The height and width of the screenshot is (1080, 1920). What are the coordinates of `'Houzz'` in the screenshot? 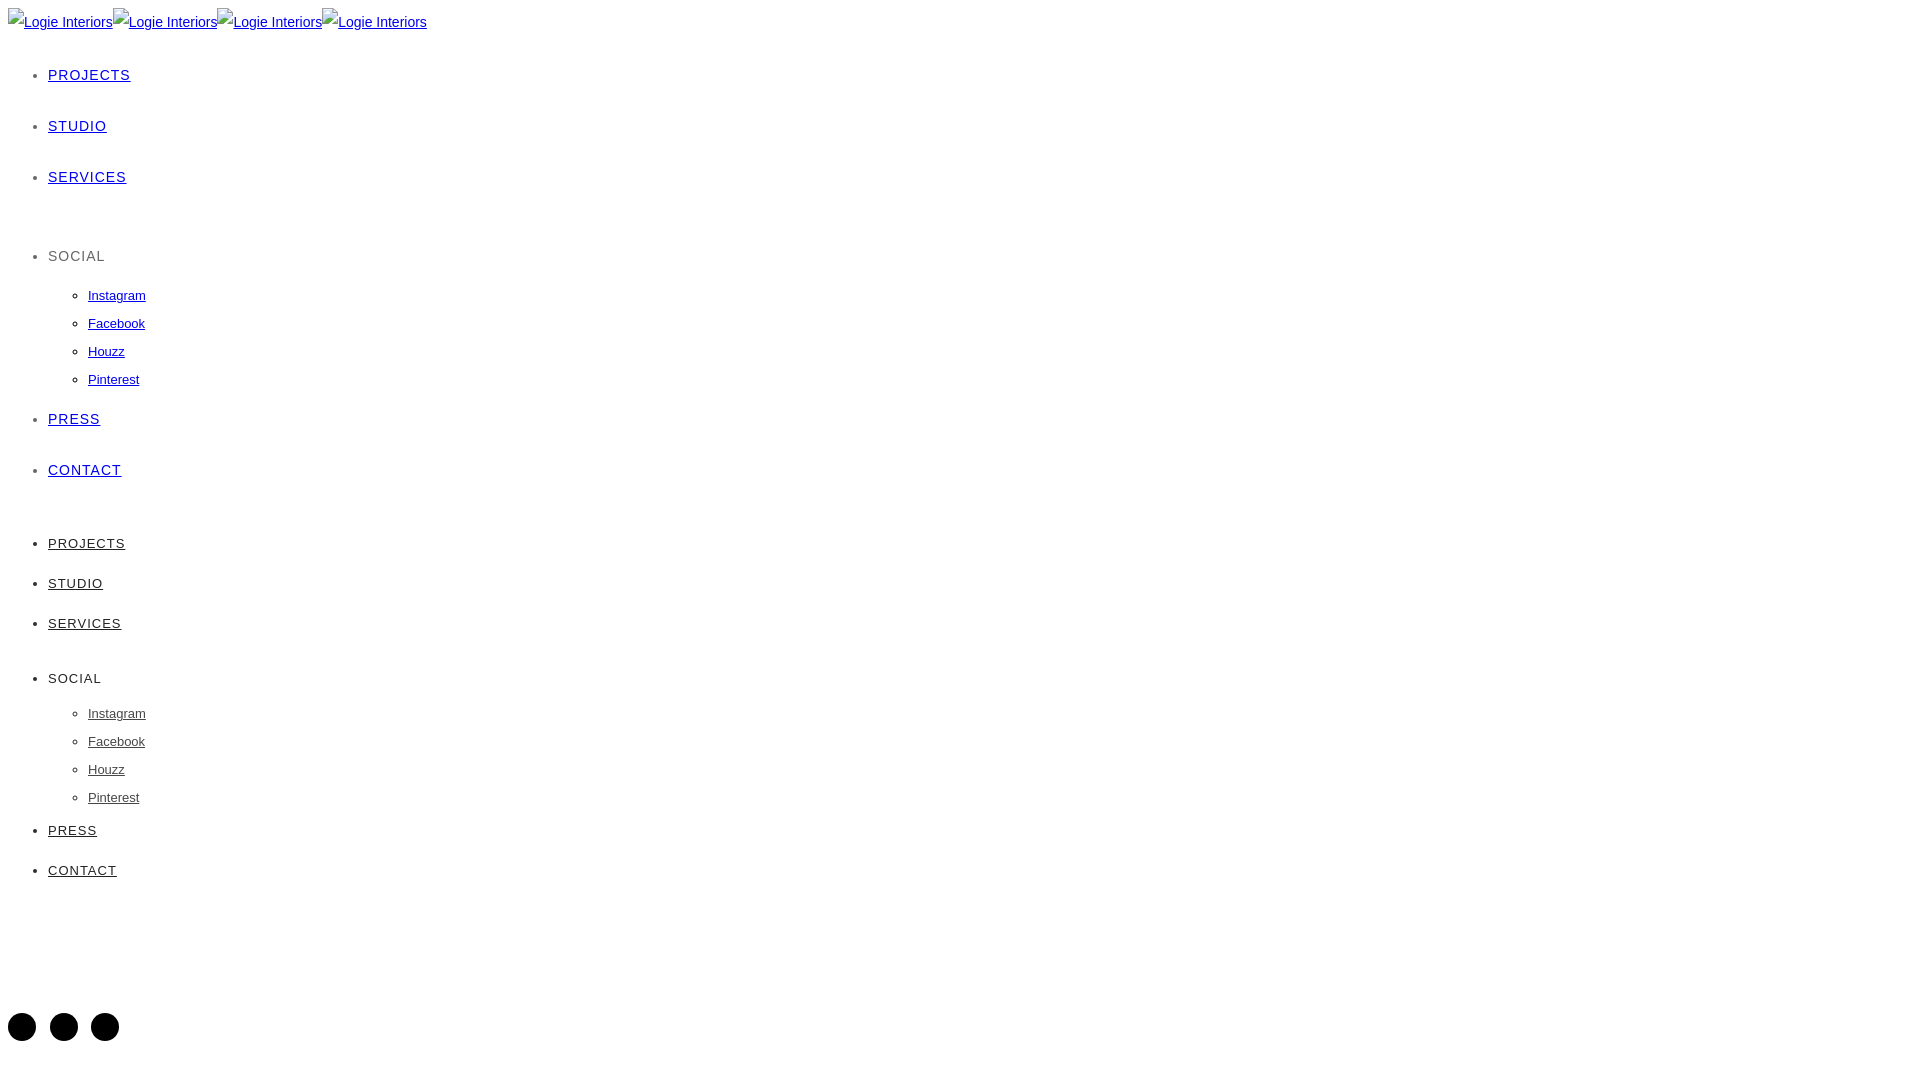 It's located at (105, 768).